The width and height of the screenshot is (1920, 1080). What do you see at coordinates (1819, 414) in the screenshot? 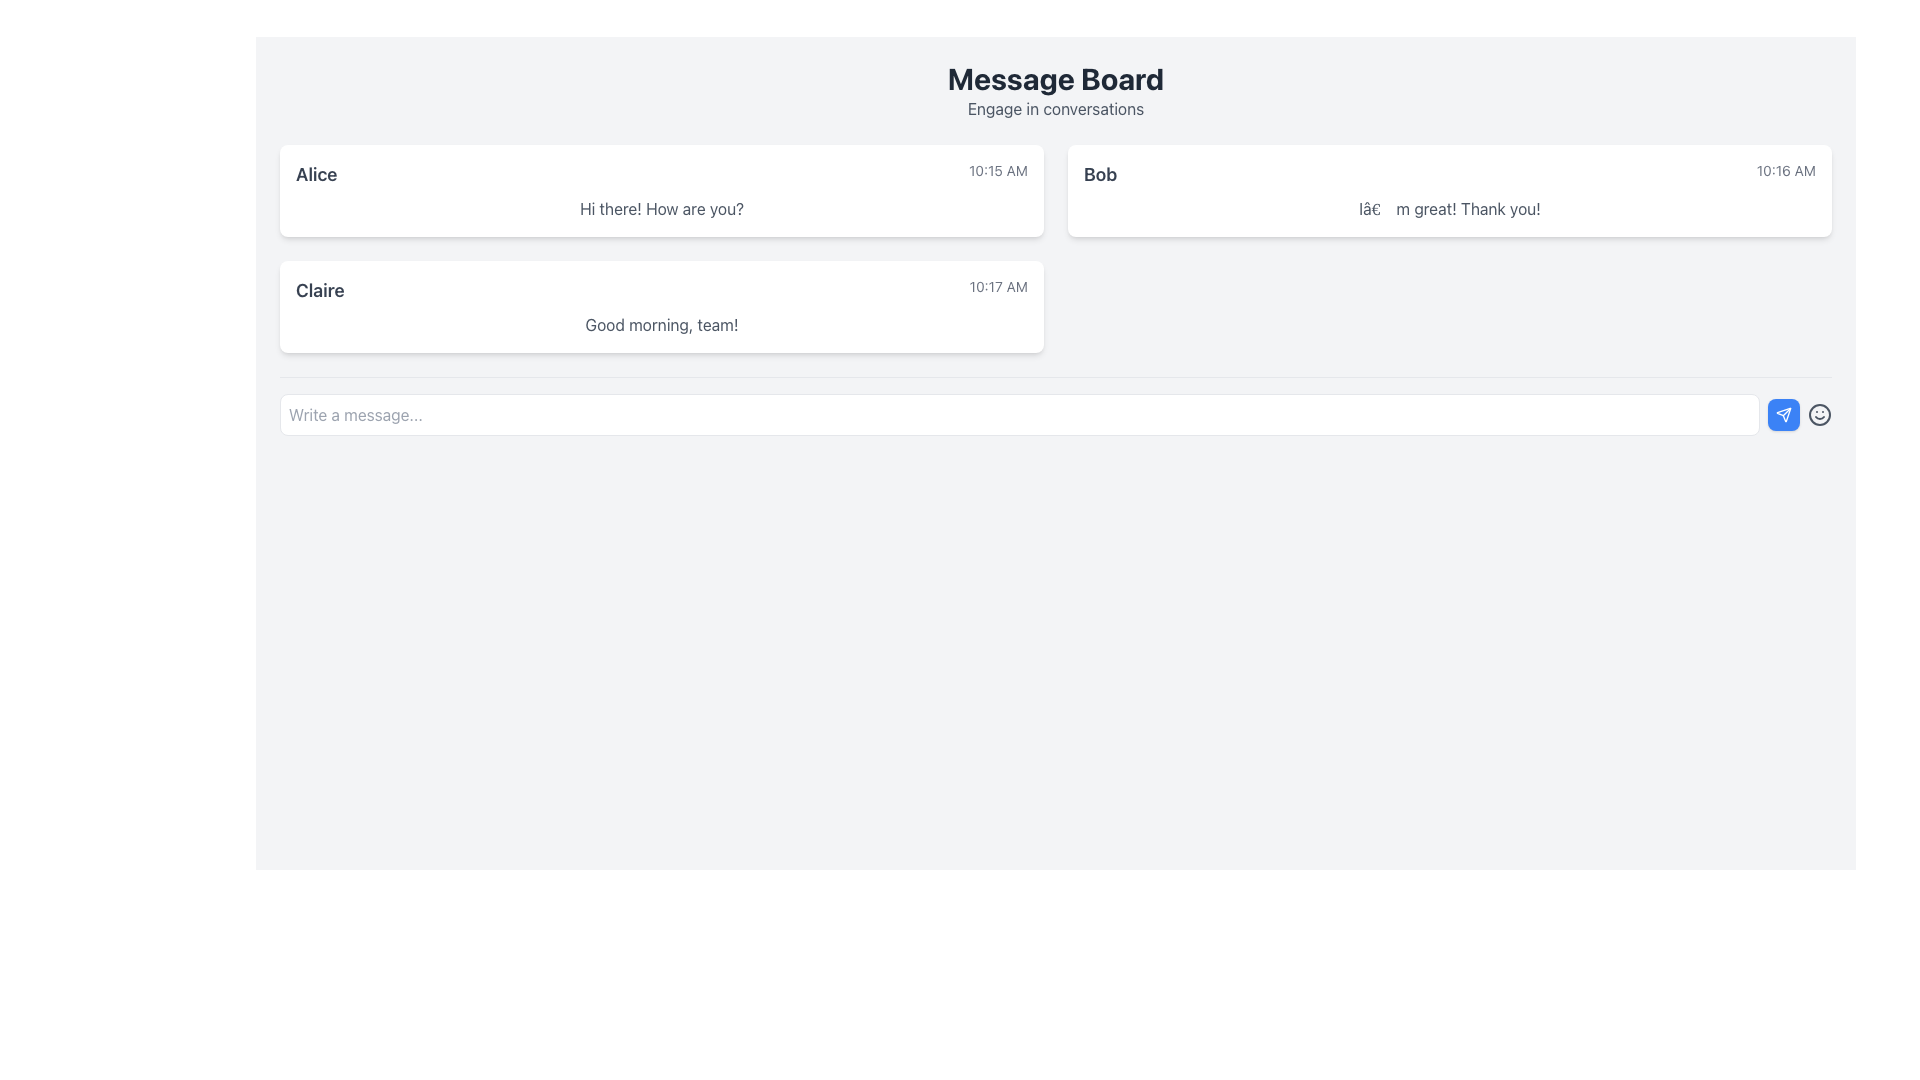
I see `the circular face icon represented by an SVG graphics component located in the bottom-right corner of the interface` at bounding box center [1819, 414].